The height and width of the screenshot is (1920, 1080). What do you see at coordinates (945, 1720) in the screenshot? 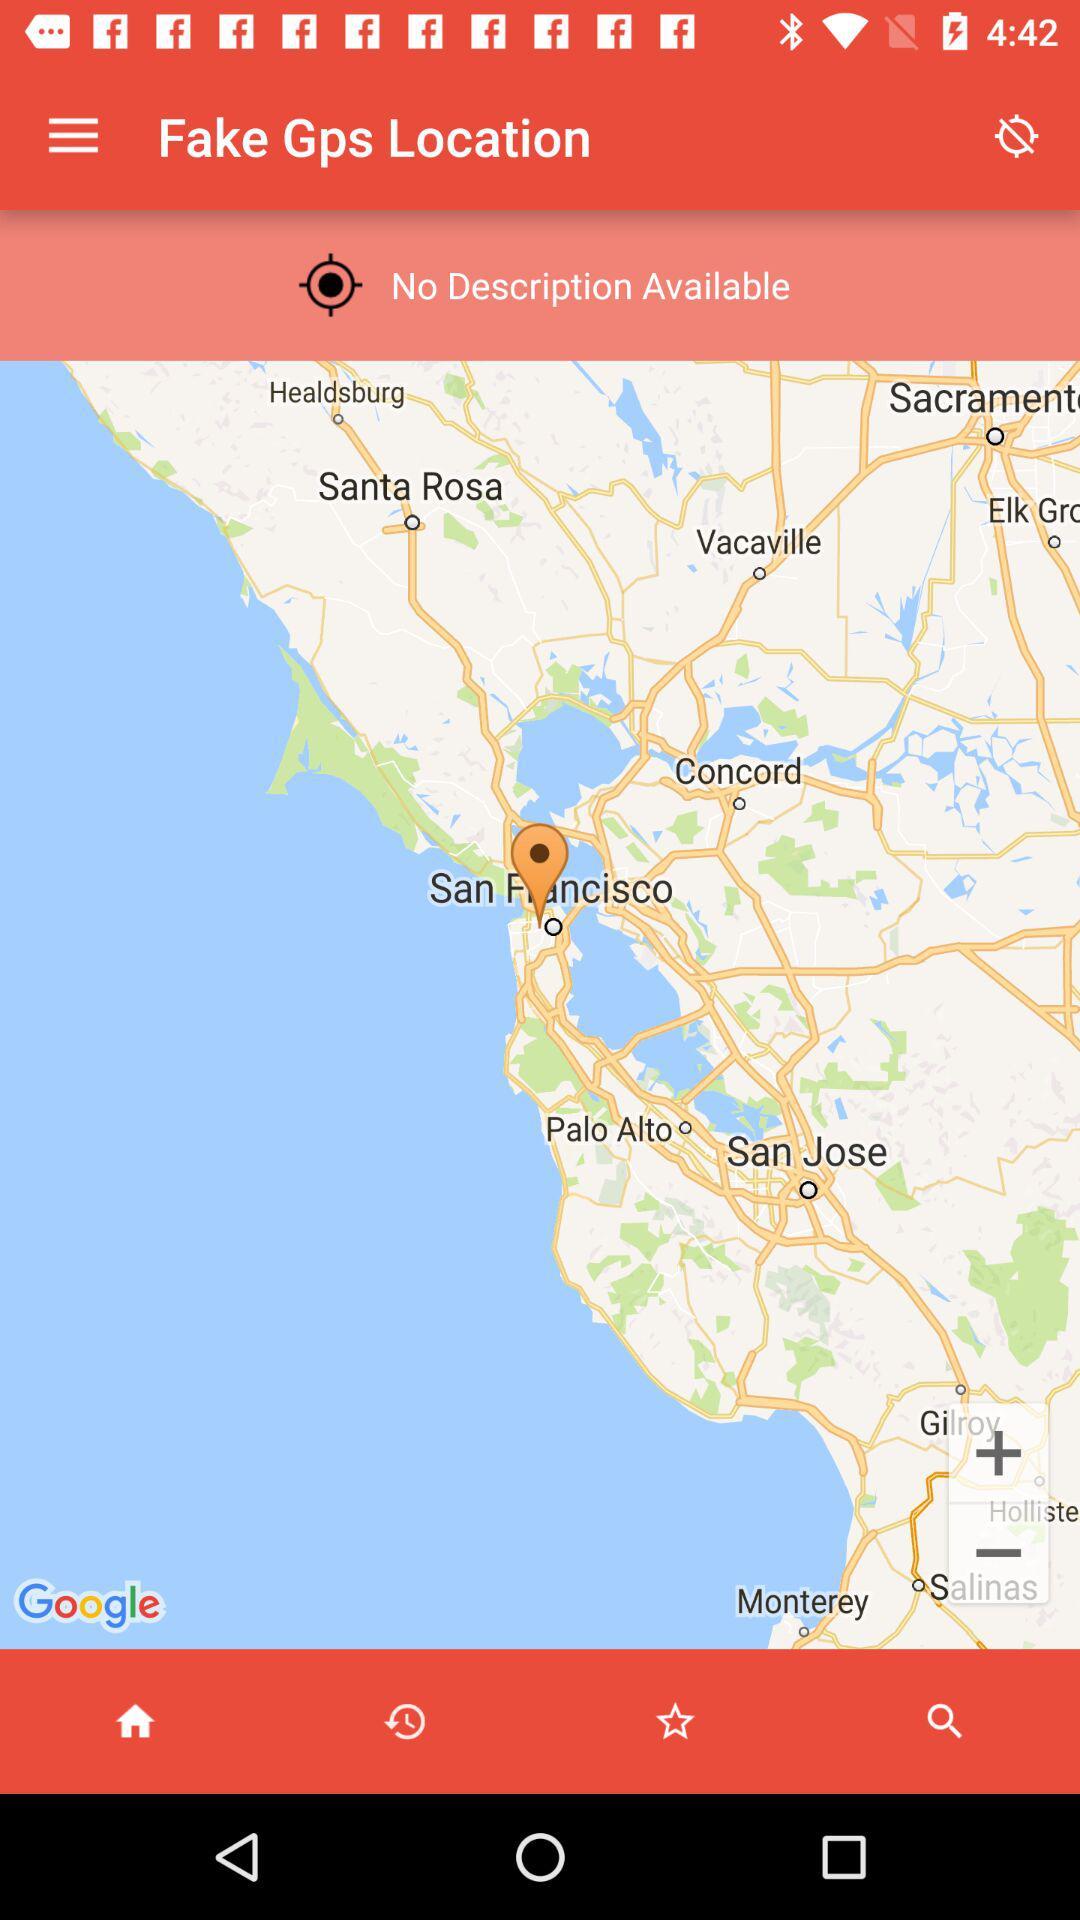
I see `search` at bounding box center [945, 1720].